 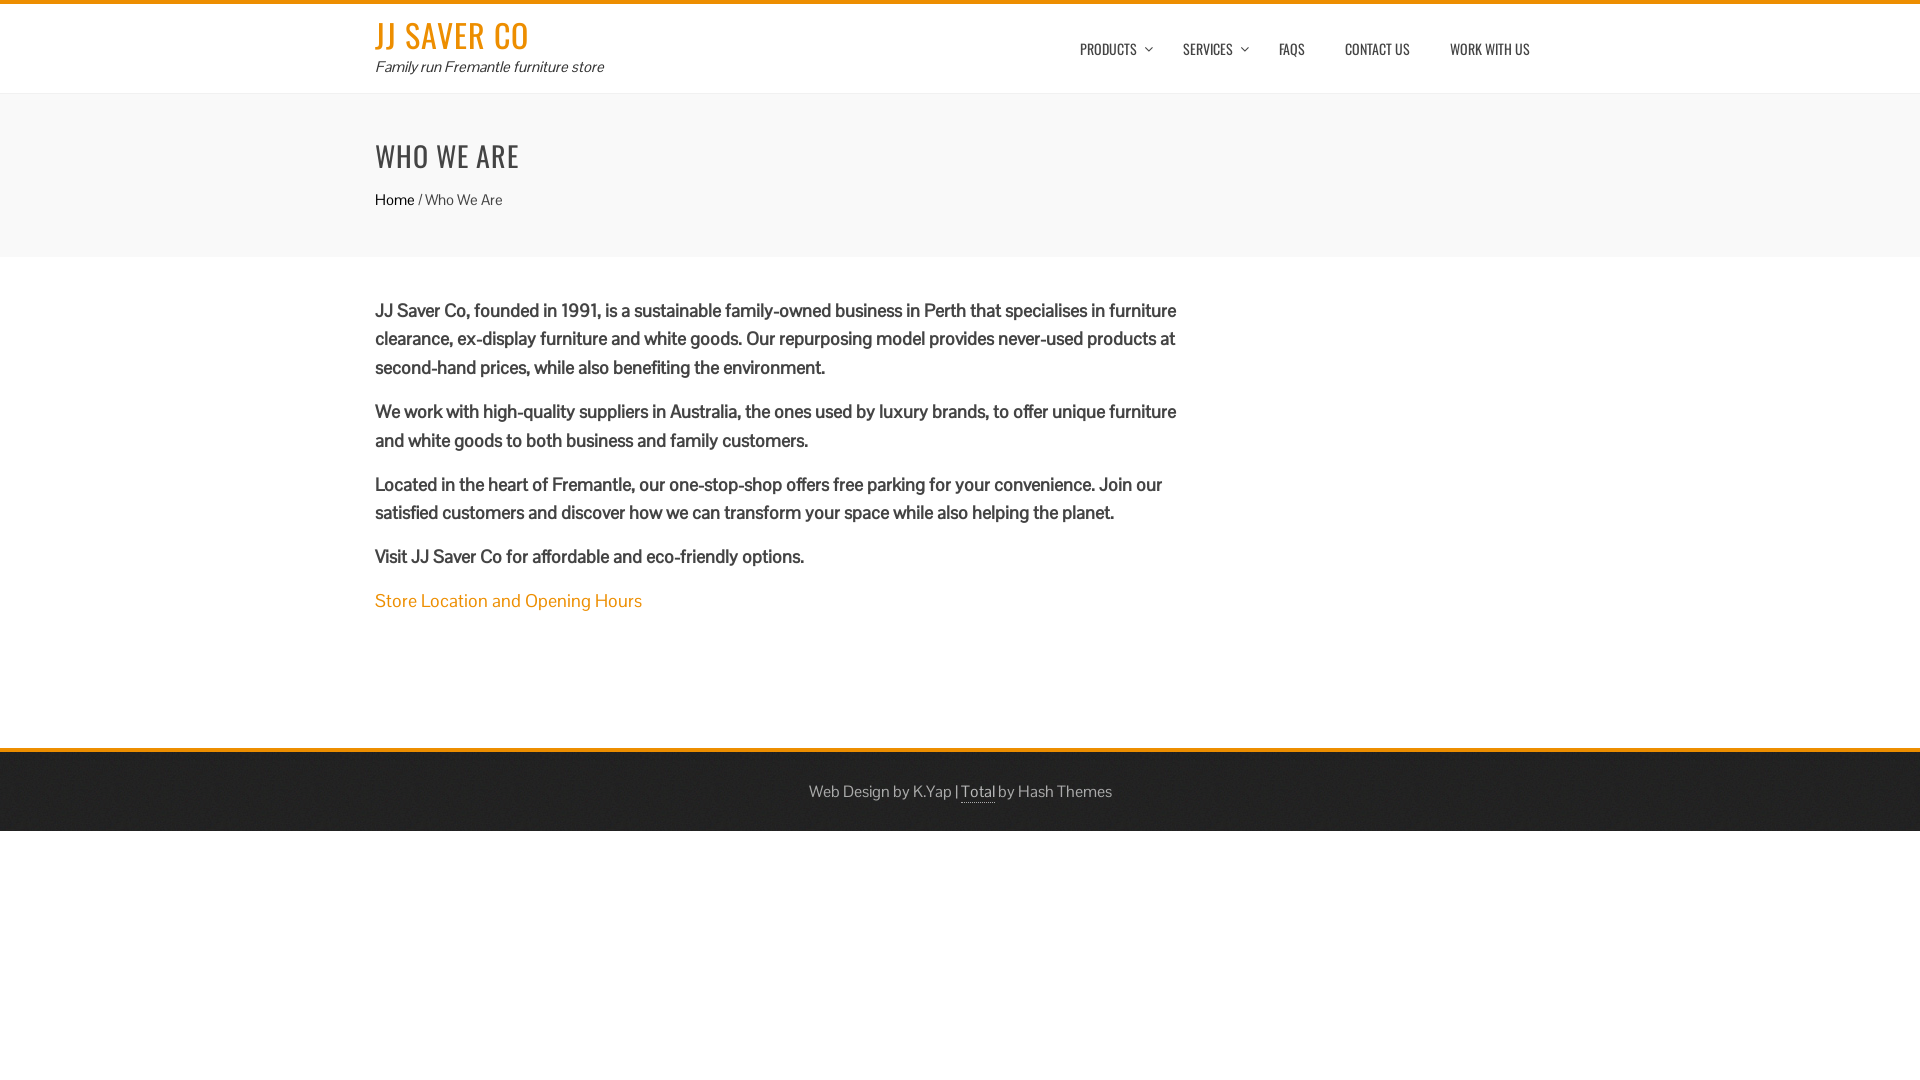 What do you see at coordinates (374, 34) in the screenshot?
I see `'JJ SAVER CO'` at bounding box center [374, 34].